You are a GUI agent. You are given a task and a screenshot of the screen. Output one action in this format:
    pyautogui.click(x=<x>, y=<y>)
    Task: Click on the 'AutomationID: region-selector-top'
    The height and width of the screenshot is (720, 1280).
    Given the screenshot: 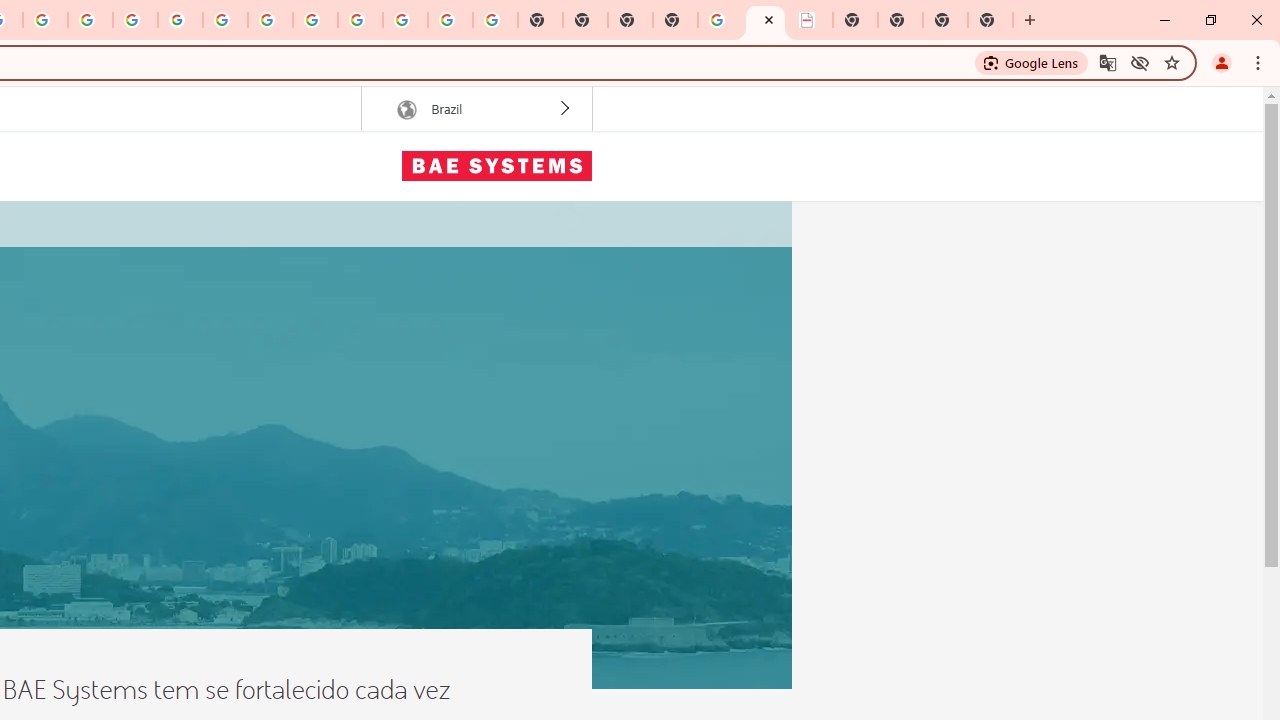 What is the action you would take?
    pyautogui.click(x=475, y=109)
    